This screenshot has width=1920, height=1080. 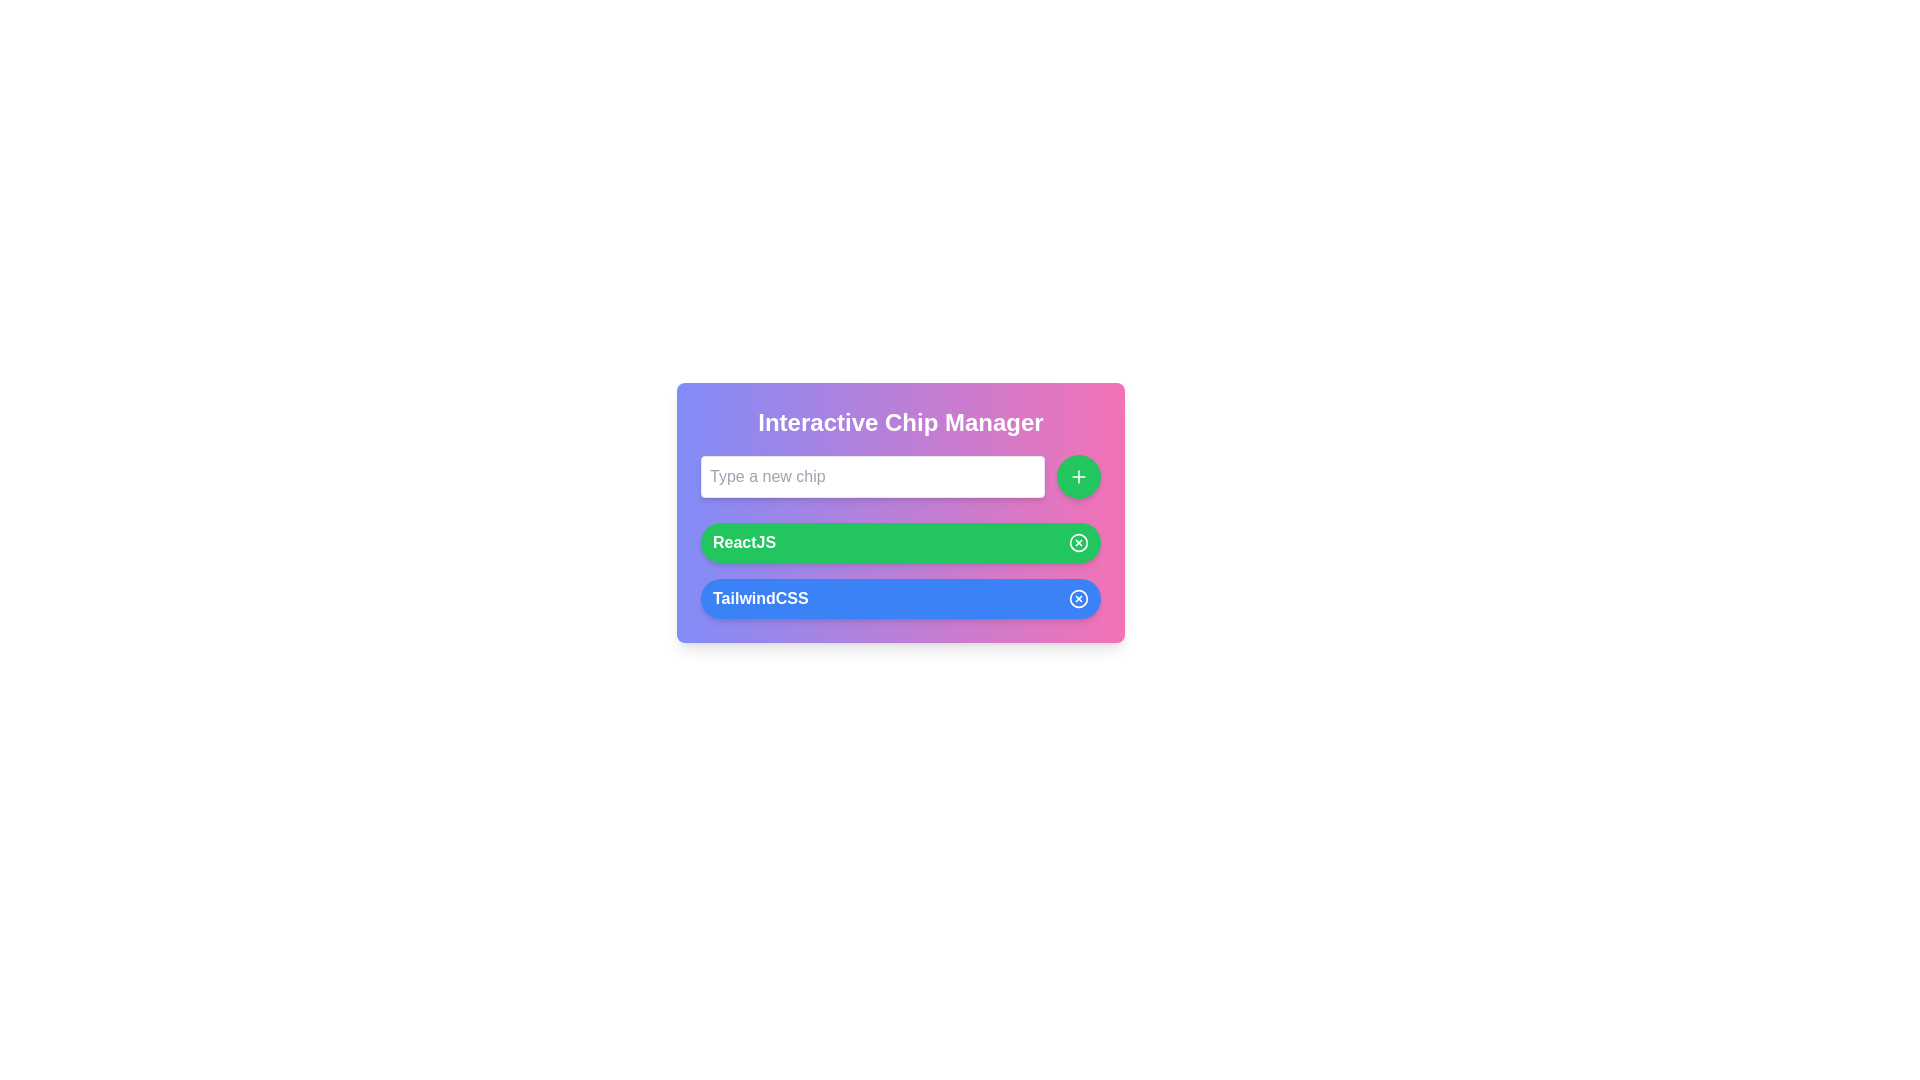 What do you see at coordinates (743, 543) in the screenshot?
I see `the Text label that identifies the green chip, which represents its content as 'ReactJS', located left-central above the 'TailwindCSS' chip` at bounding box center [743, 543].